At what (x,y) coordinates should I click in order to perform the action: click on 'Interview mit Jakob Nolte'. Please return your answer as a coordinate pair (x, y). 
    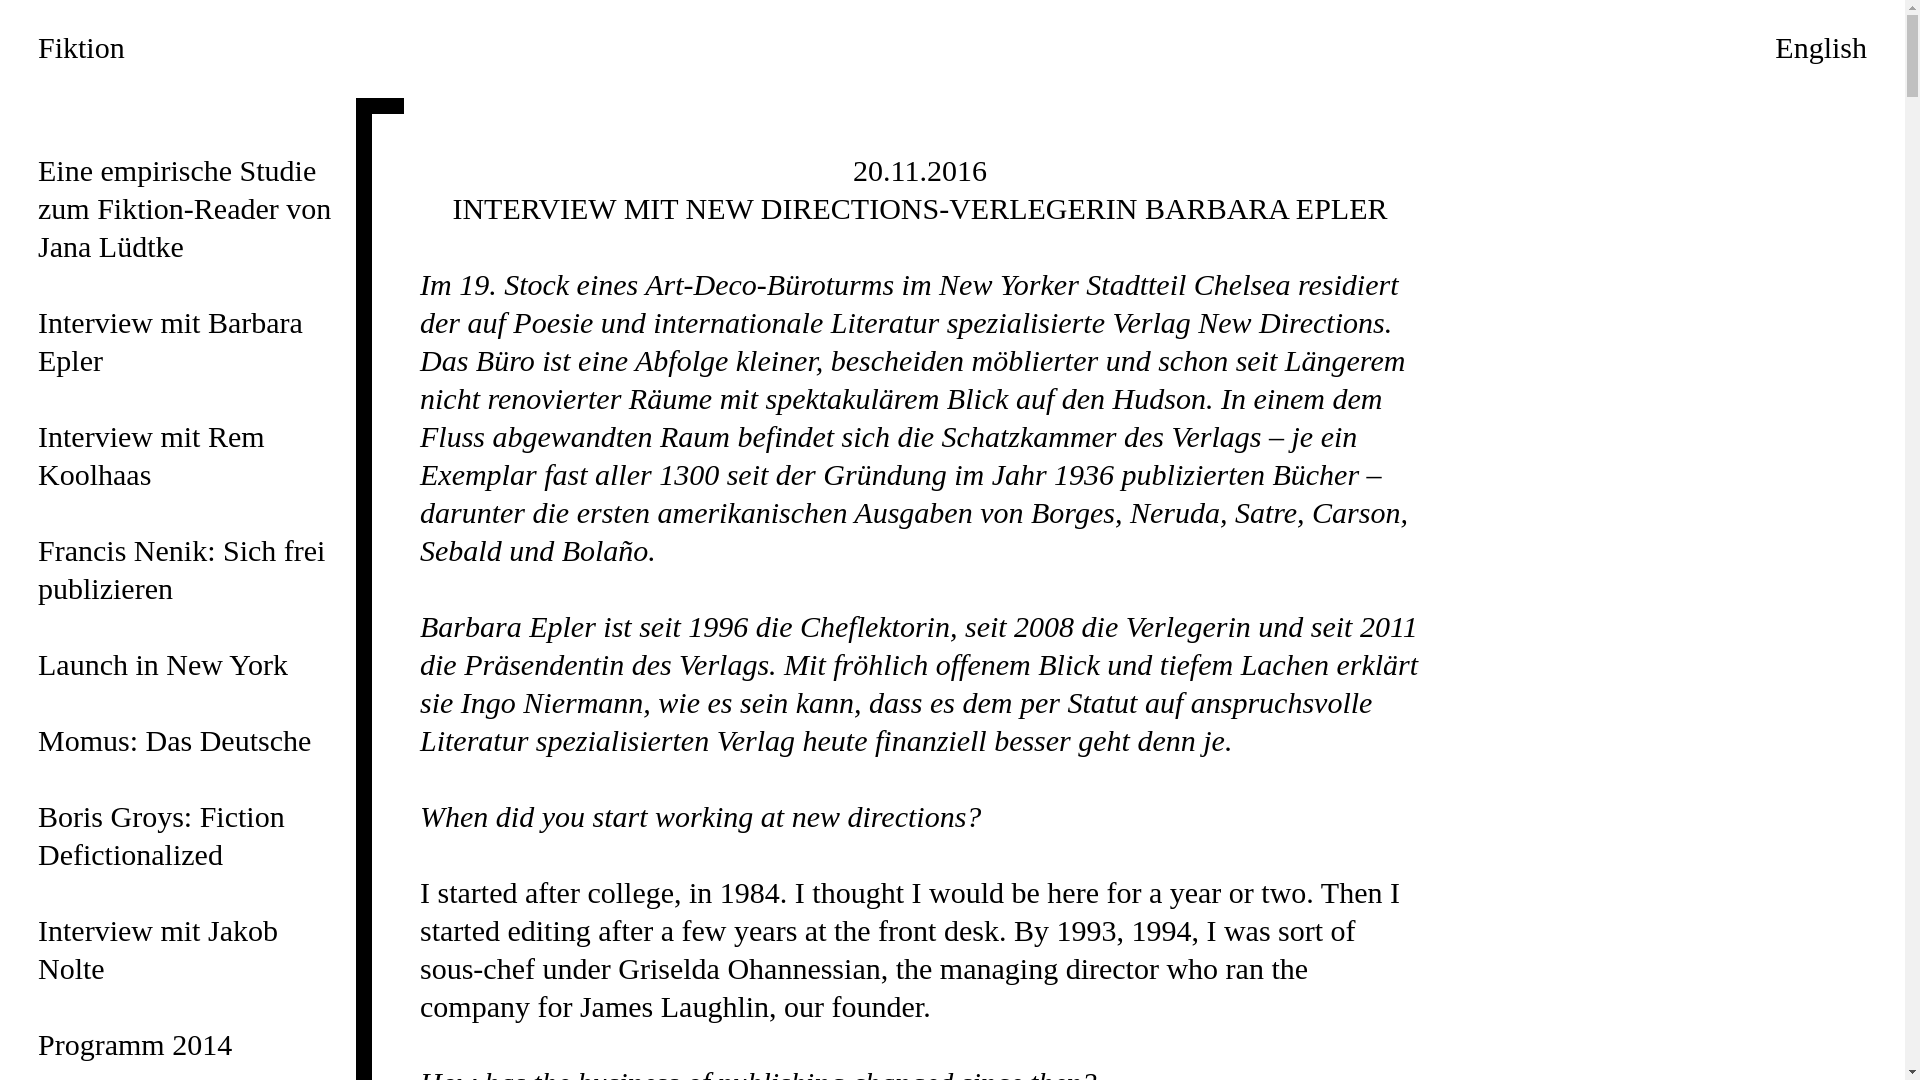
    Looking at the image, I should click on (38, 948).